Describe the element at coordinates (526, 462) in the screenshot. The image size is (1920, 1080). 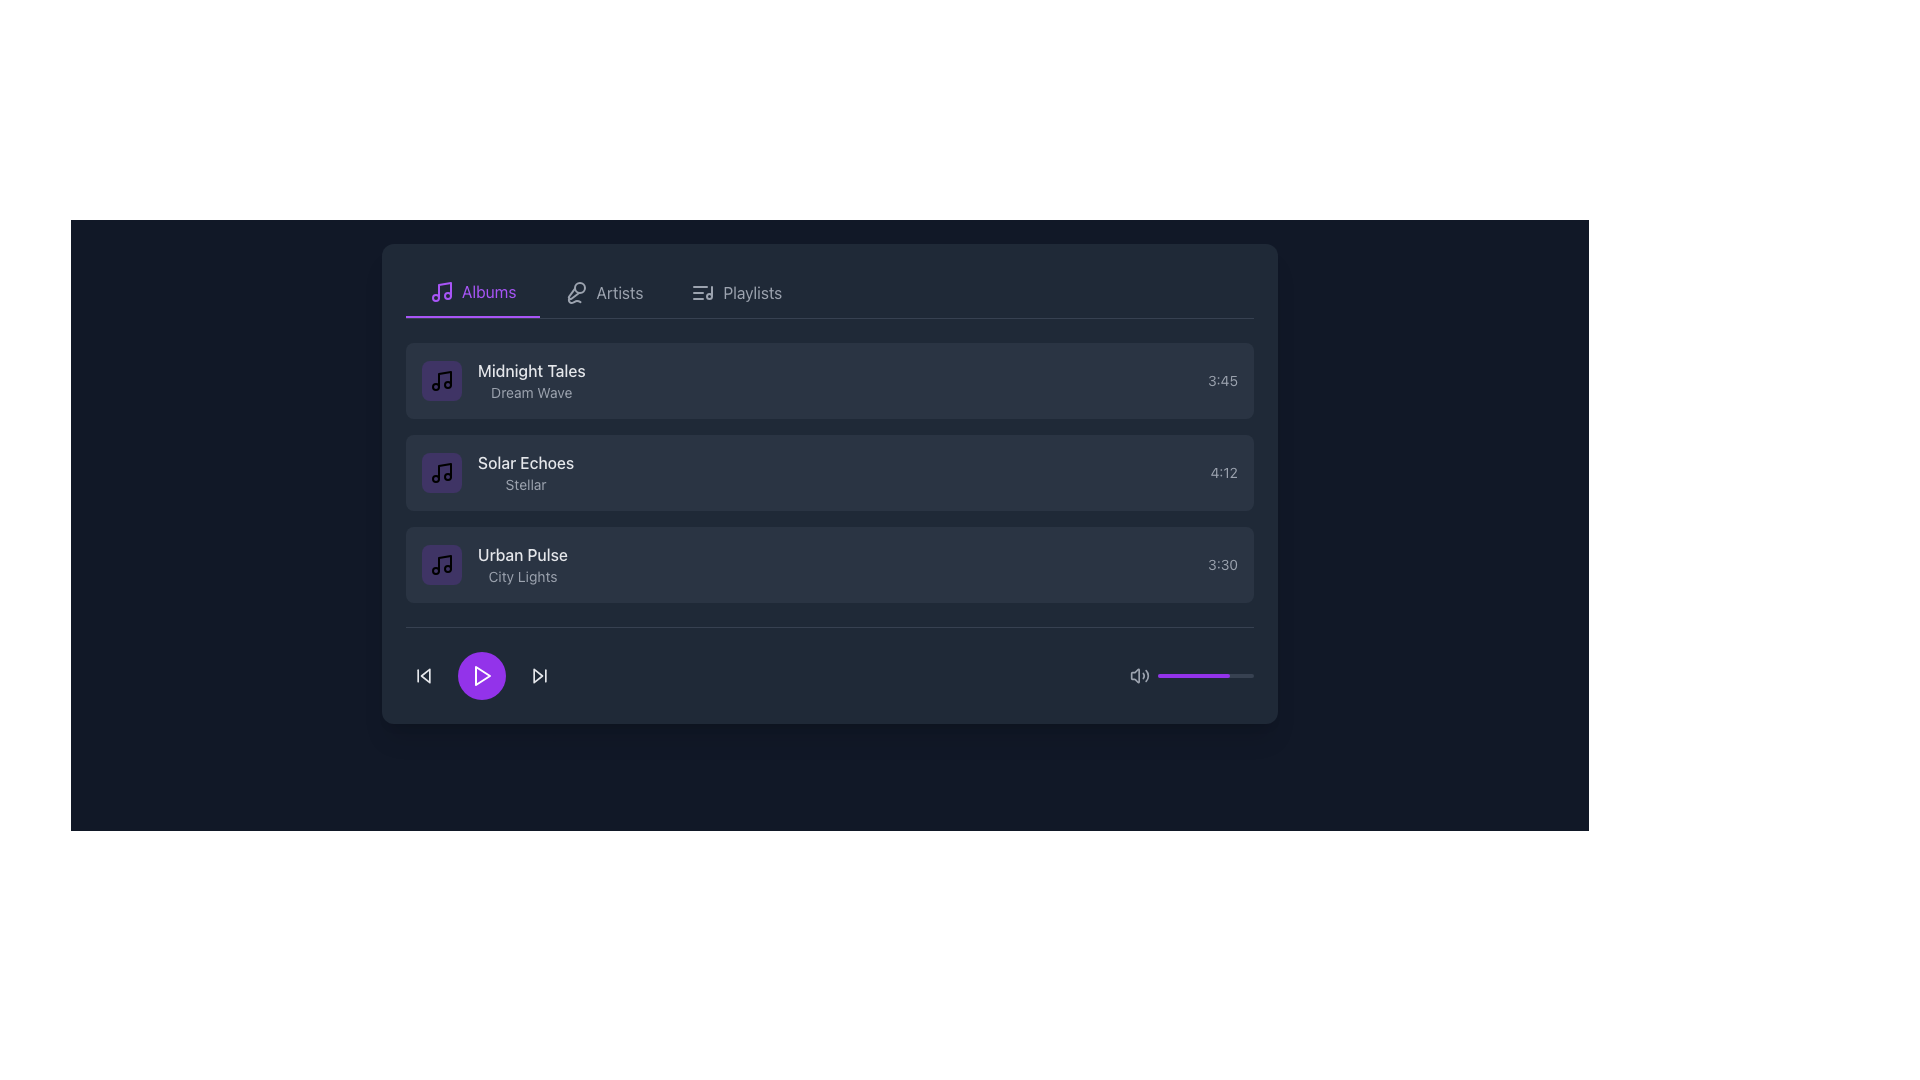
I see `text content of the label that serves as the title for the second list item, which is located in the left half of the interface and is immediately above the text 'Stellar'` at that location.